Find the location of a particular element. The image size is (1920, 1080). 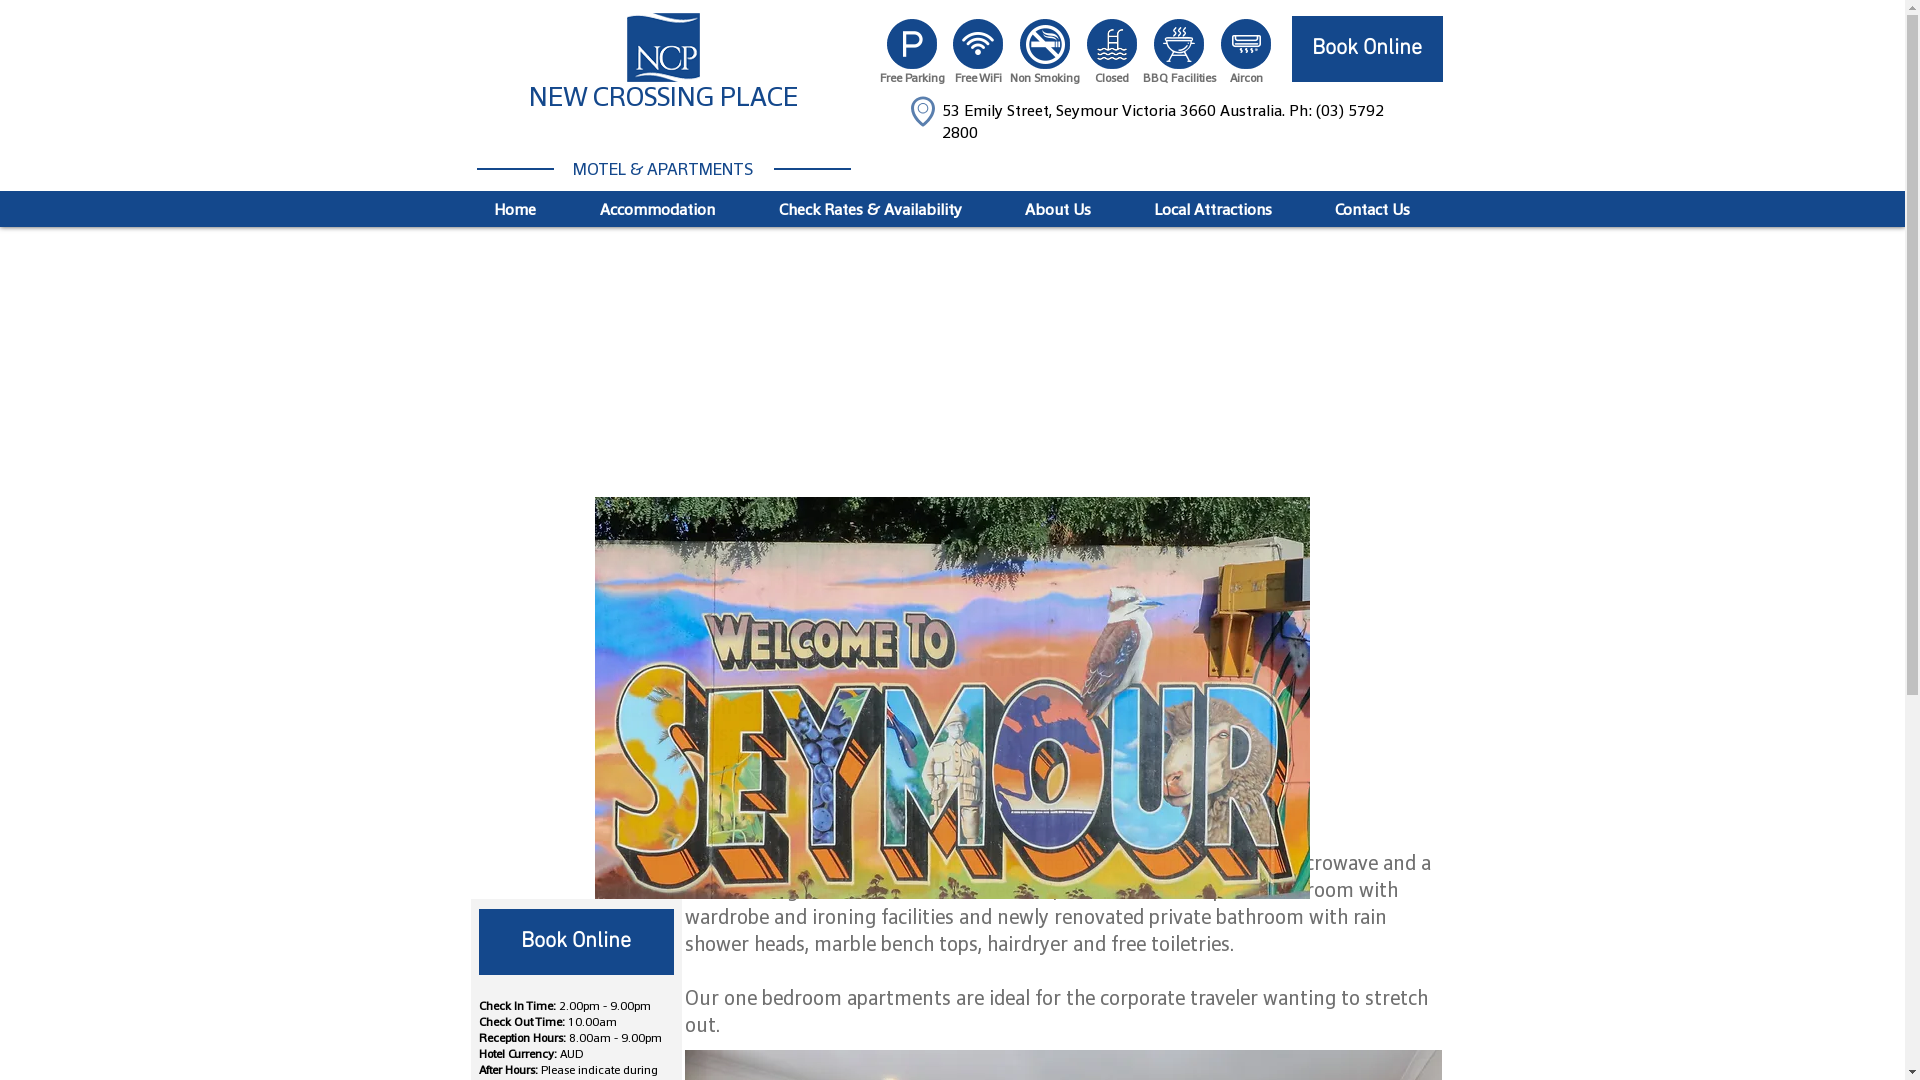

'Contact Us' is located at coordinates (1304, 209).